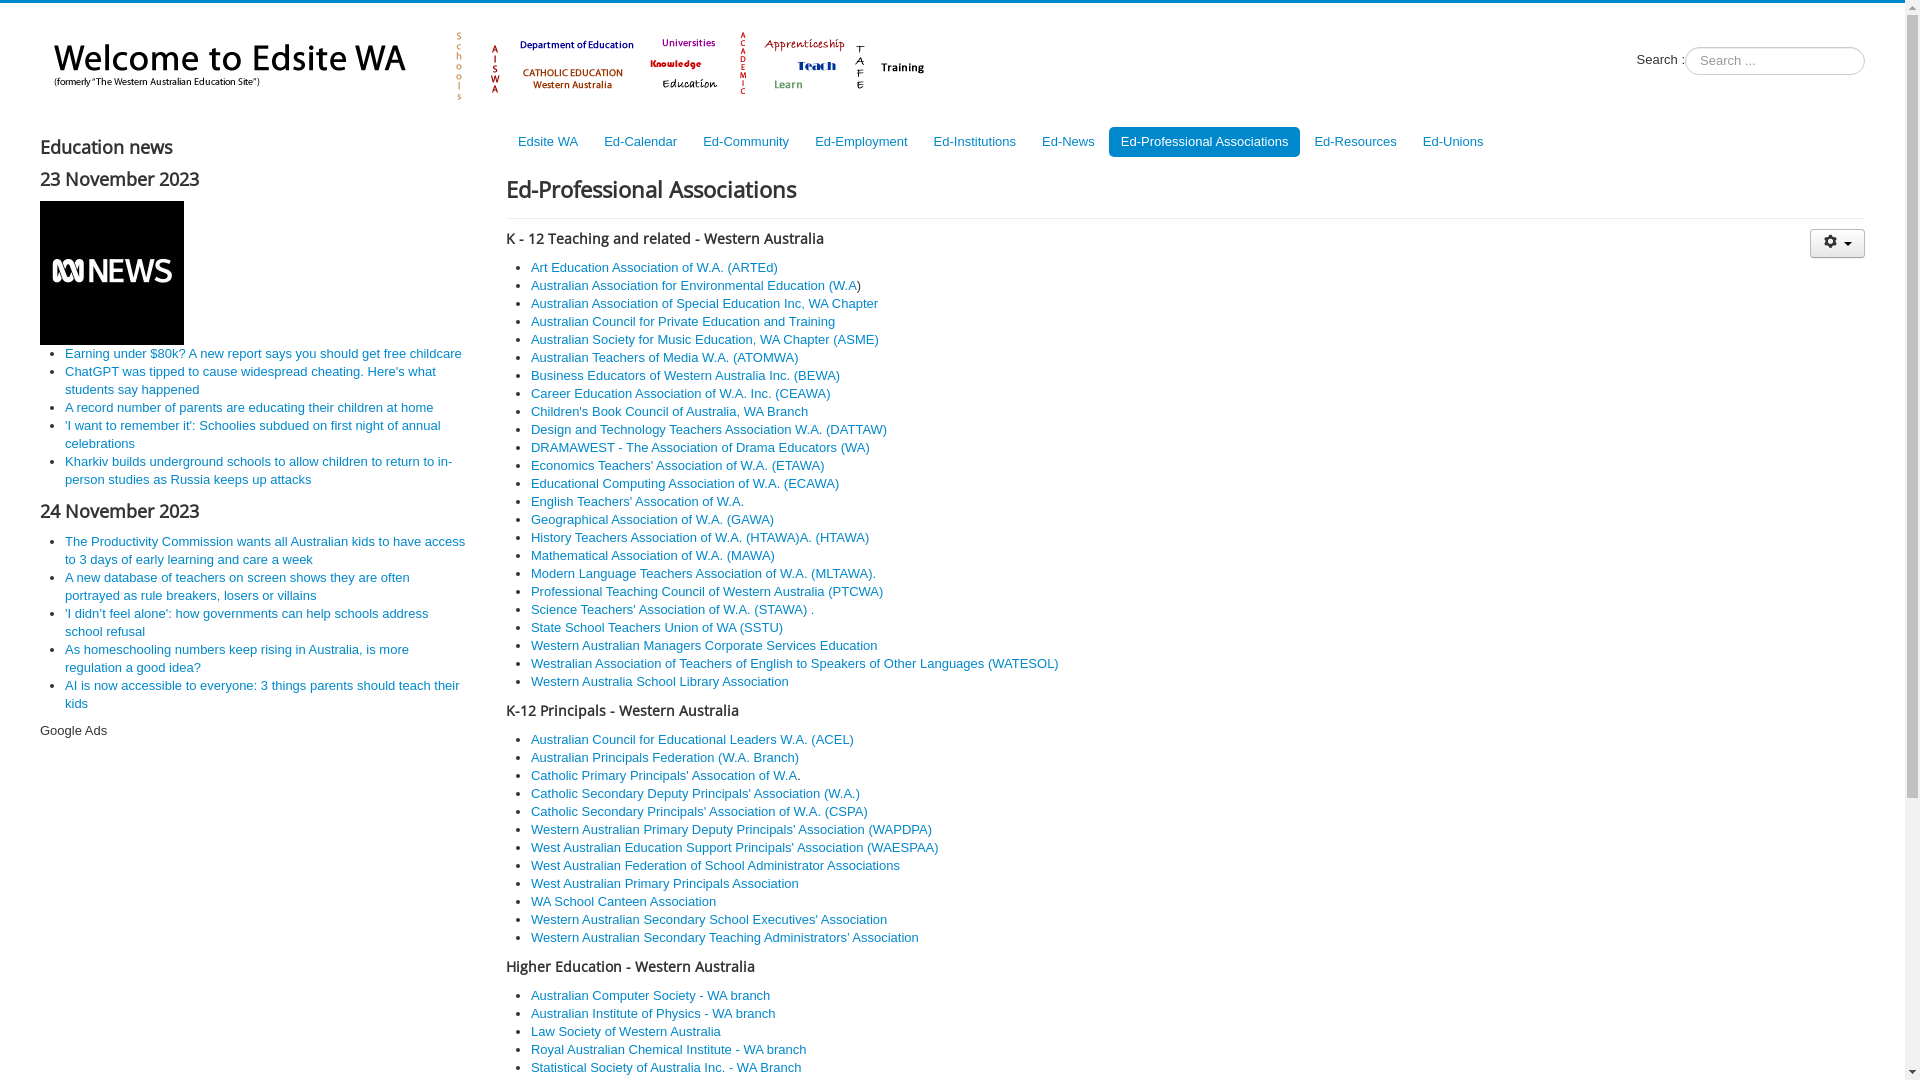 Image resolution: width=1920 pixels, height=1080 pixels. Describe the element at coordinates (650, 995) in the screenshot. I see `'Australian Computer Society - WA branch'` at that location.